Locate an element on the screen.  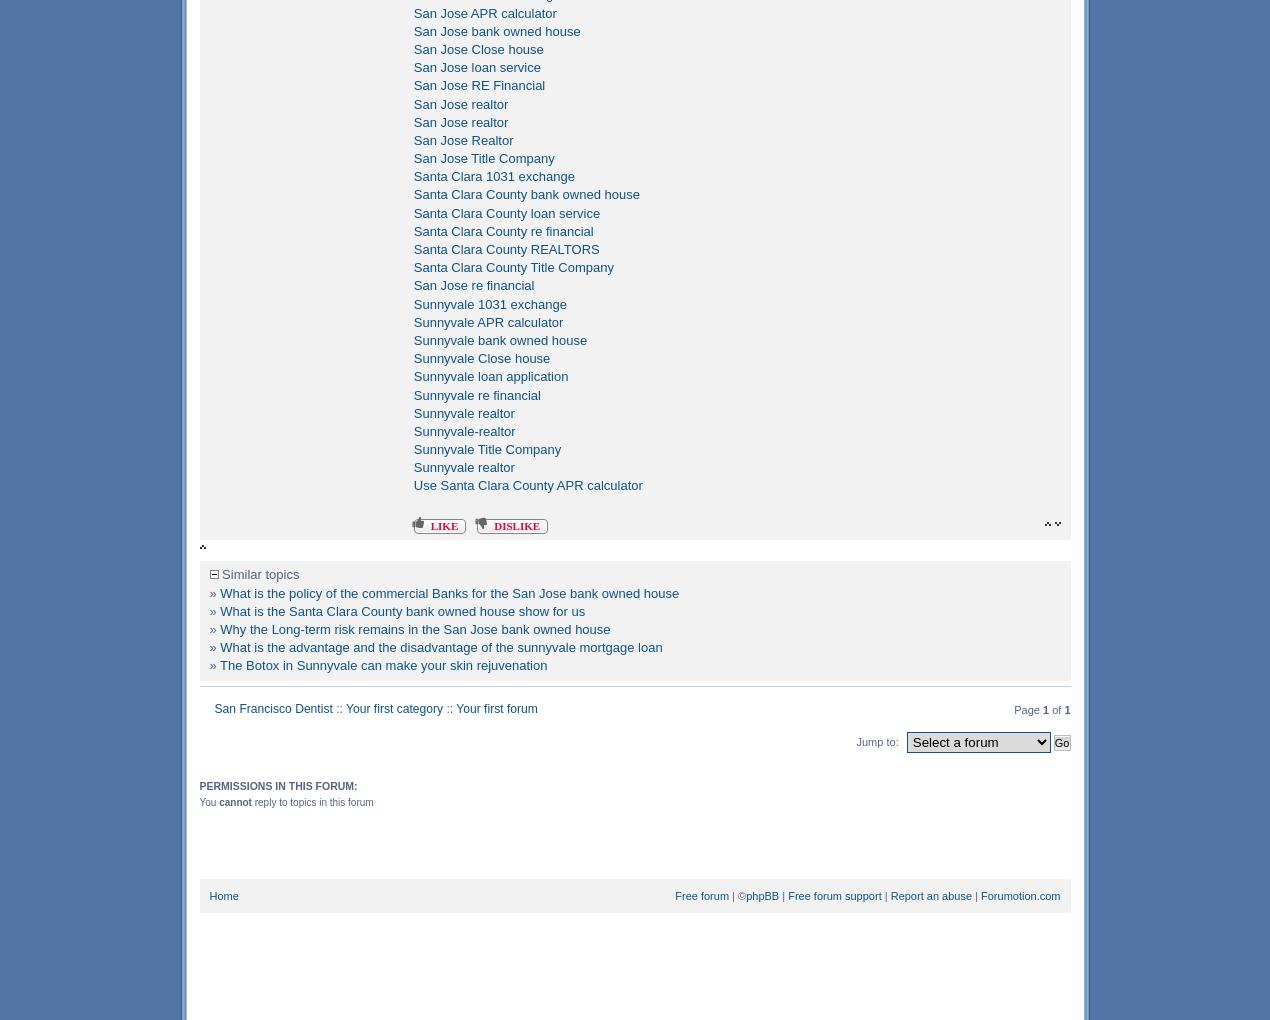
'Sunnyvale bank owned house' is located at coordinates (499, 339).